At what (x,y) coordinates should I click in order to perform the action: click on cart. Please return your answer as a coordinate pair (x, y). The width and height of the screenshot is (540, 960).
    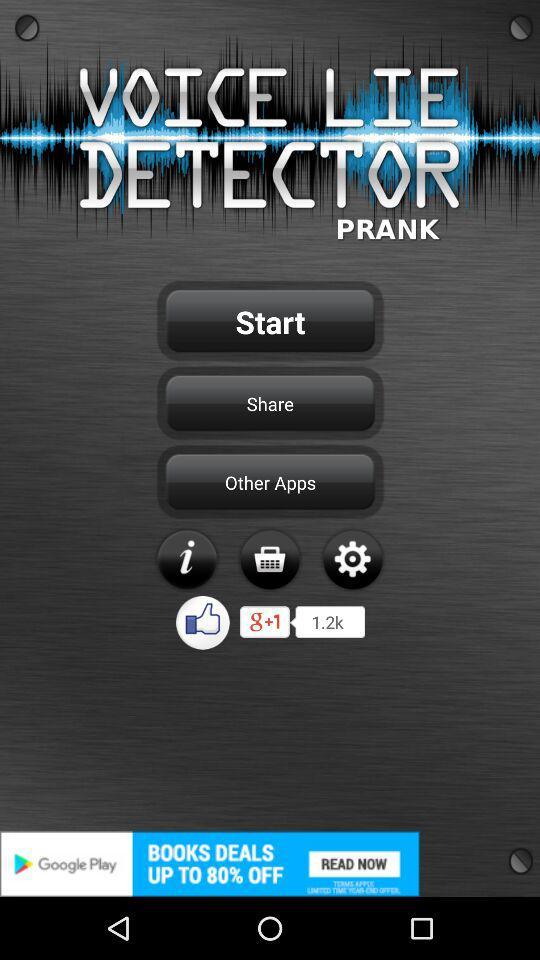
    Looking at the image, I should click on (269, 559).